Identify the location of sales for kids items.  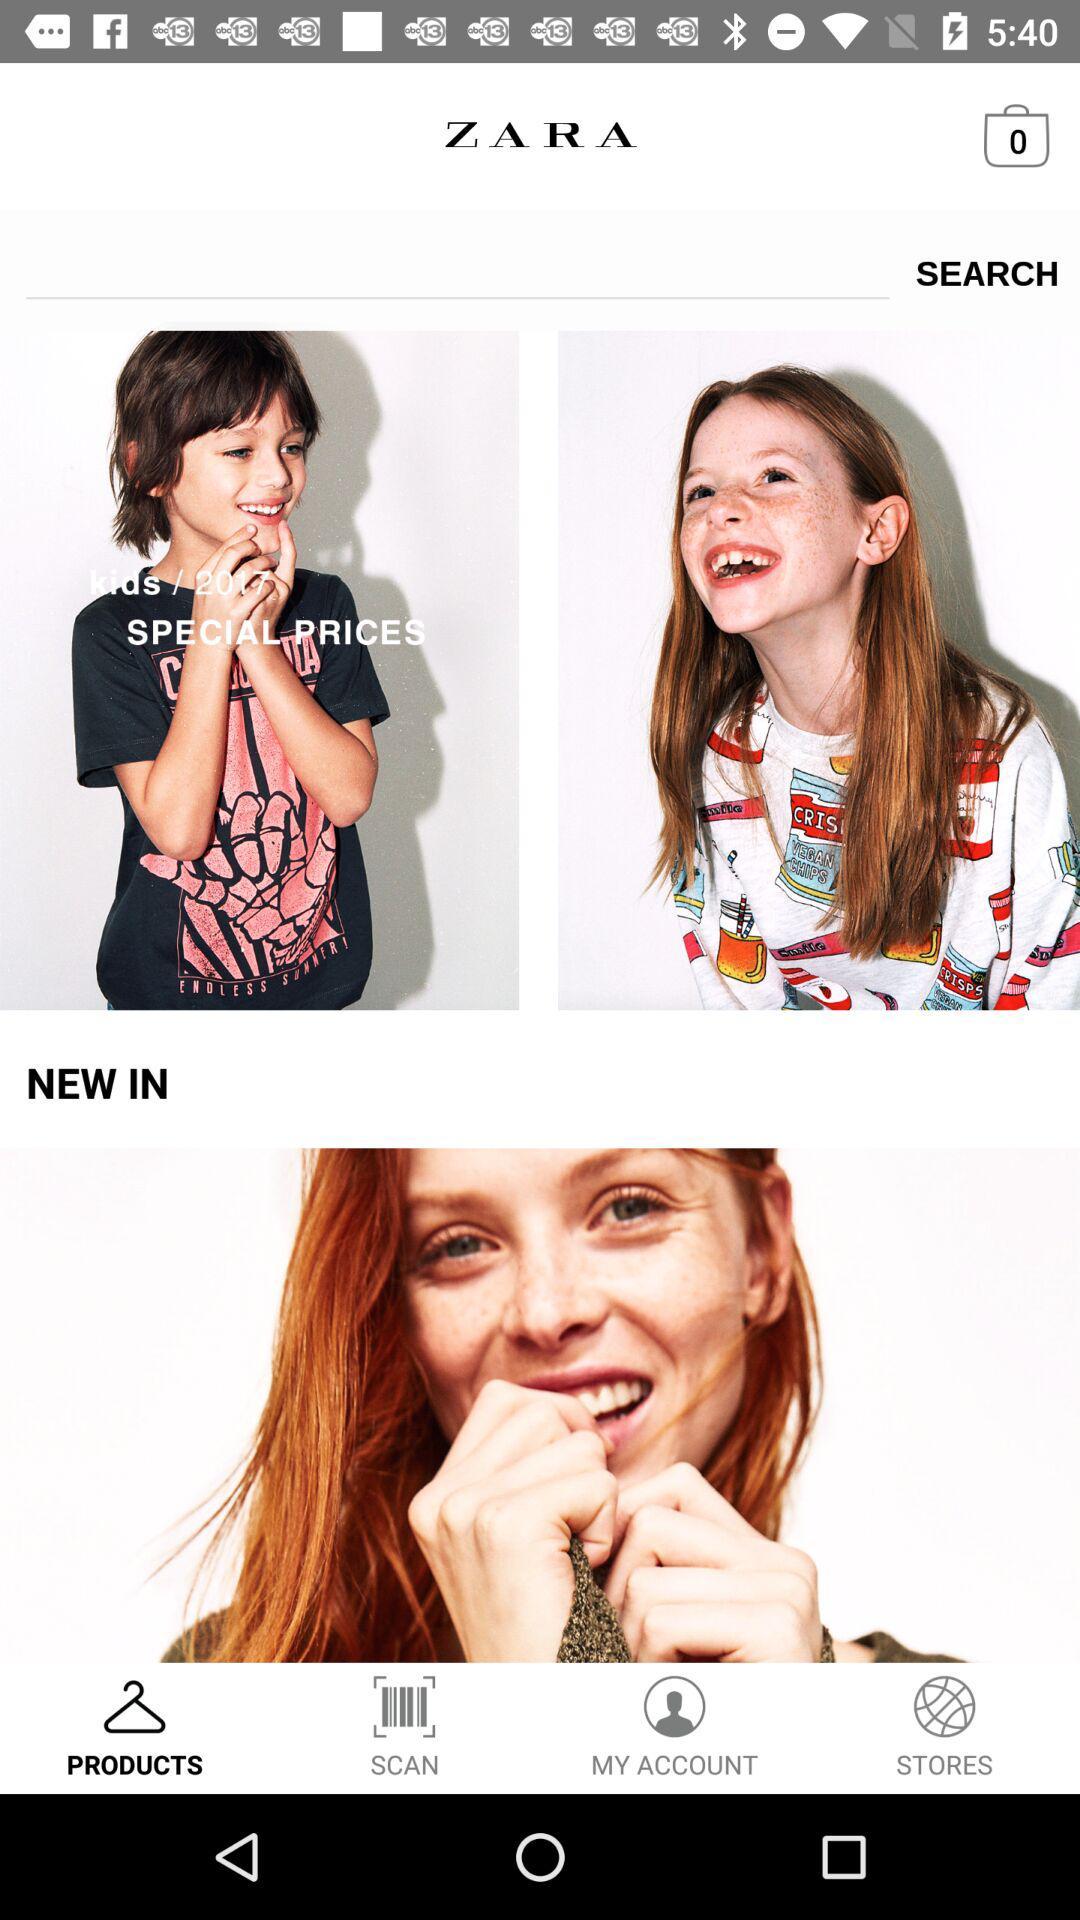
(540, 666).